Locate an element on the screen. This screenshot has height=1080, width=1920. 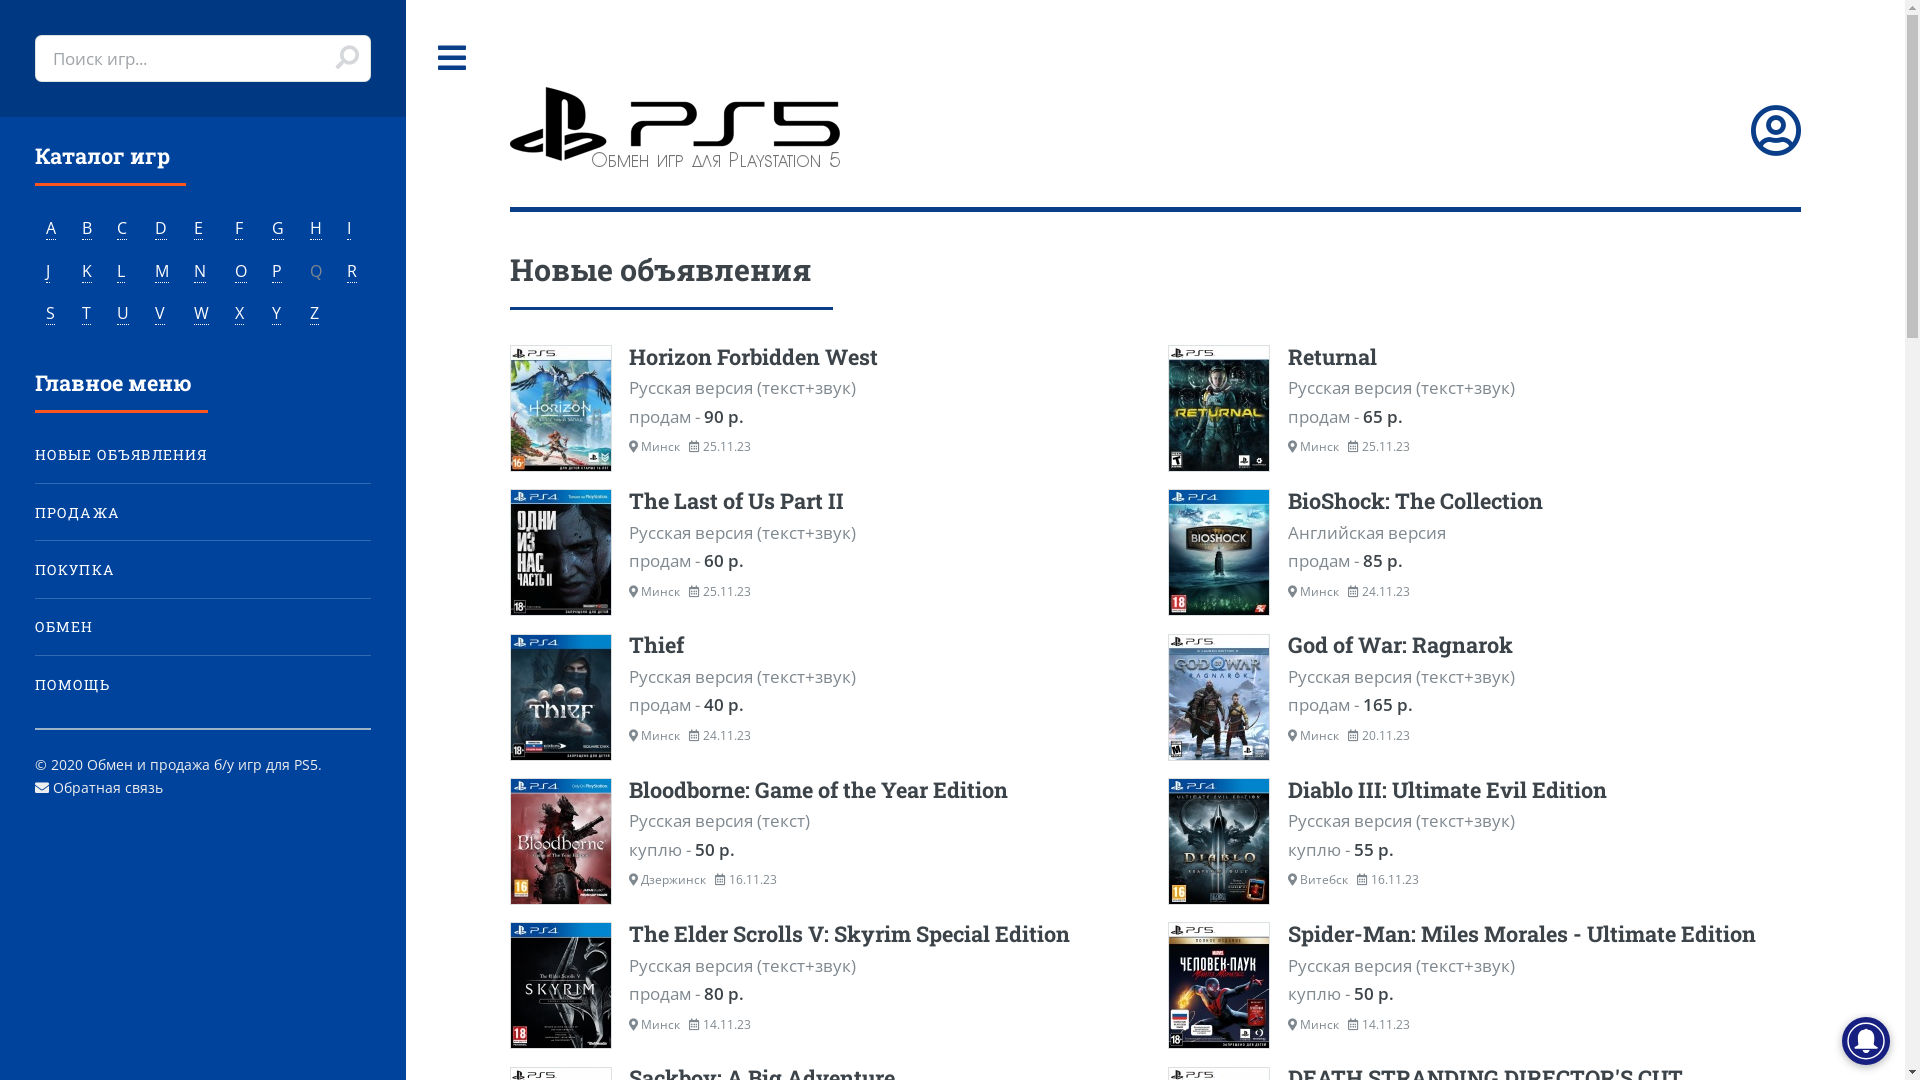
'Spider-Man: Miles Morales - Ultimate Edition' is located at coordinates (1484, 947).